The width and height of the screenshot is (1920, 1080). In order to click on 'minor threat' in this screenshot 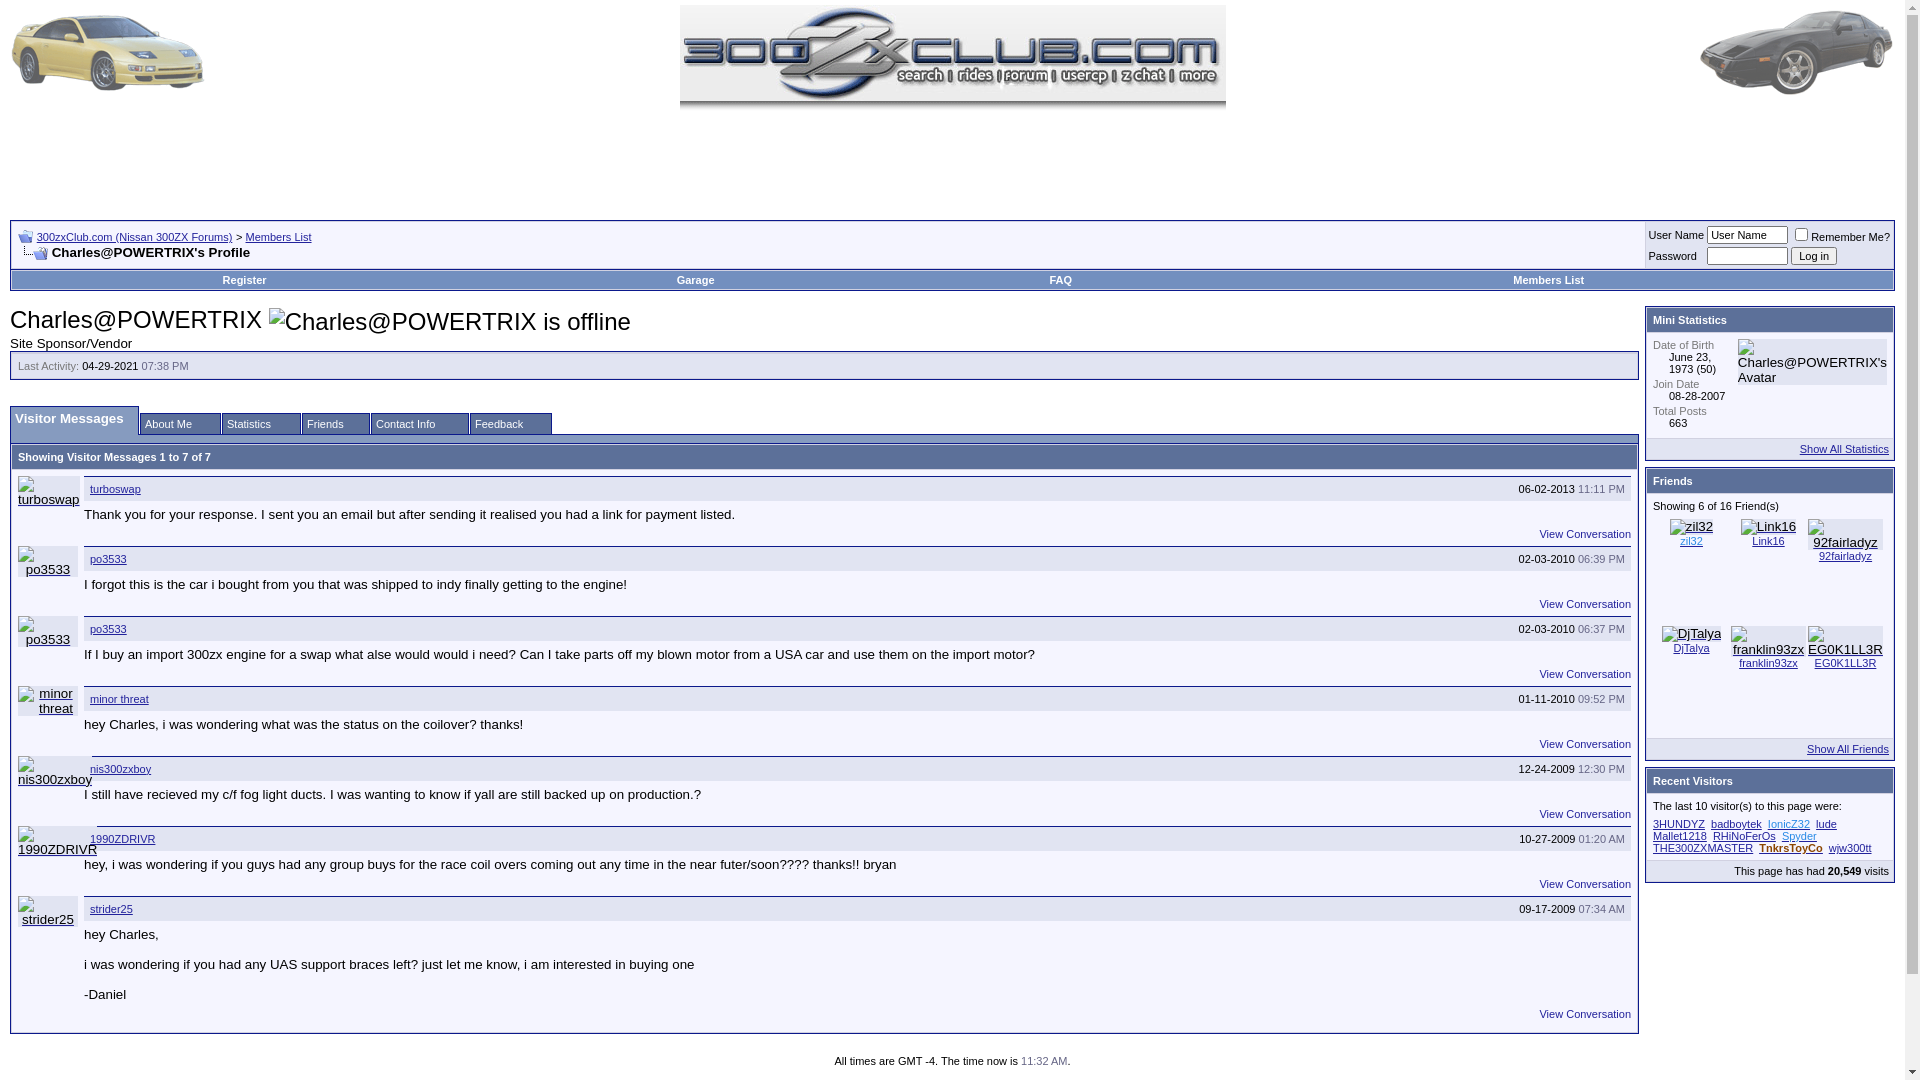, I will do `click(118, 697)`.